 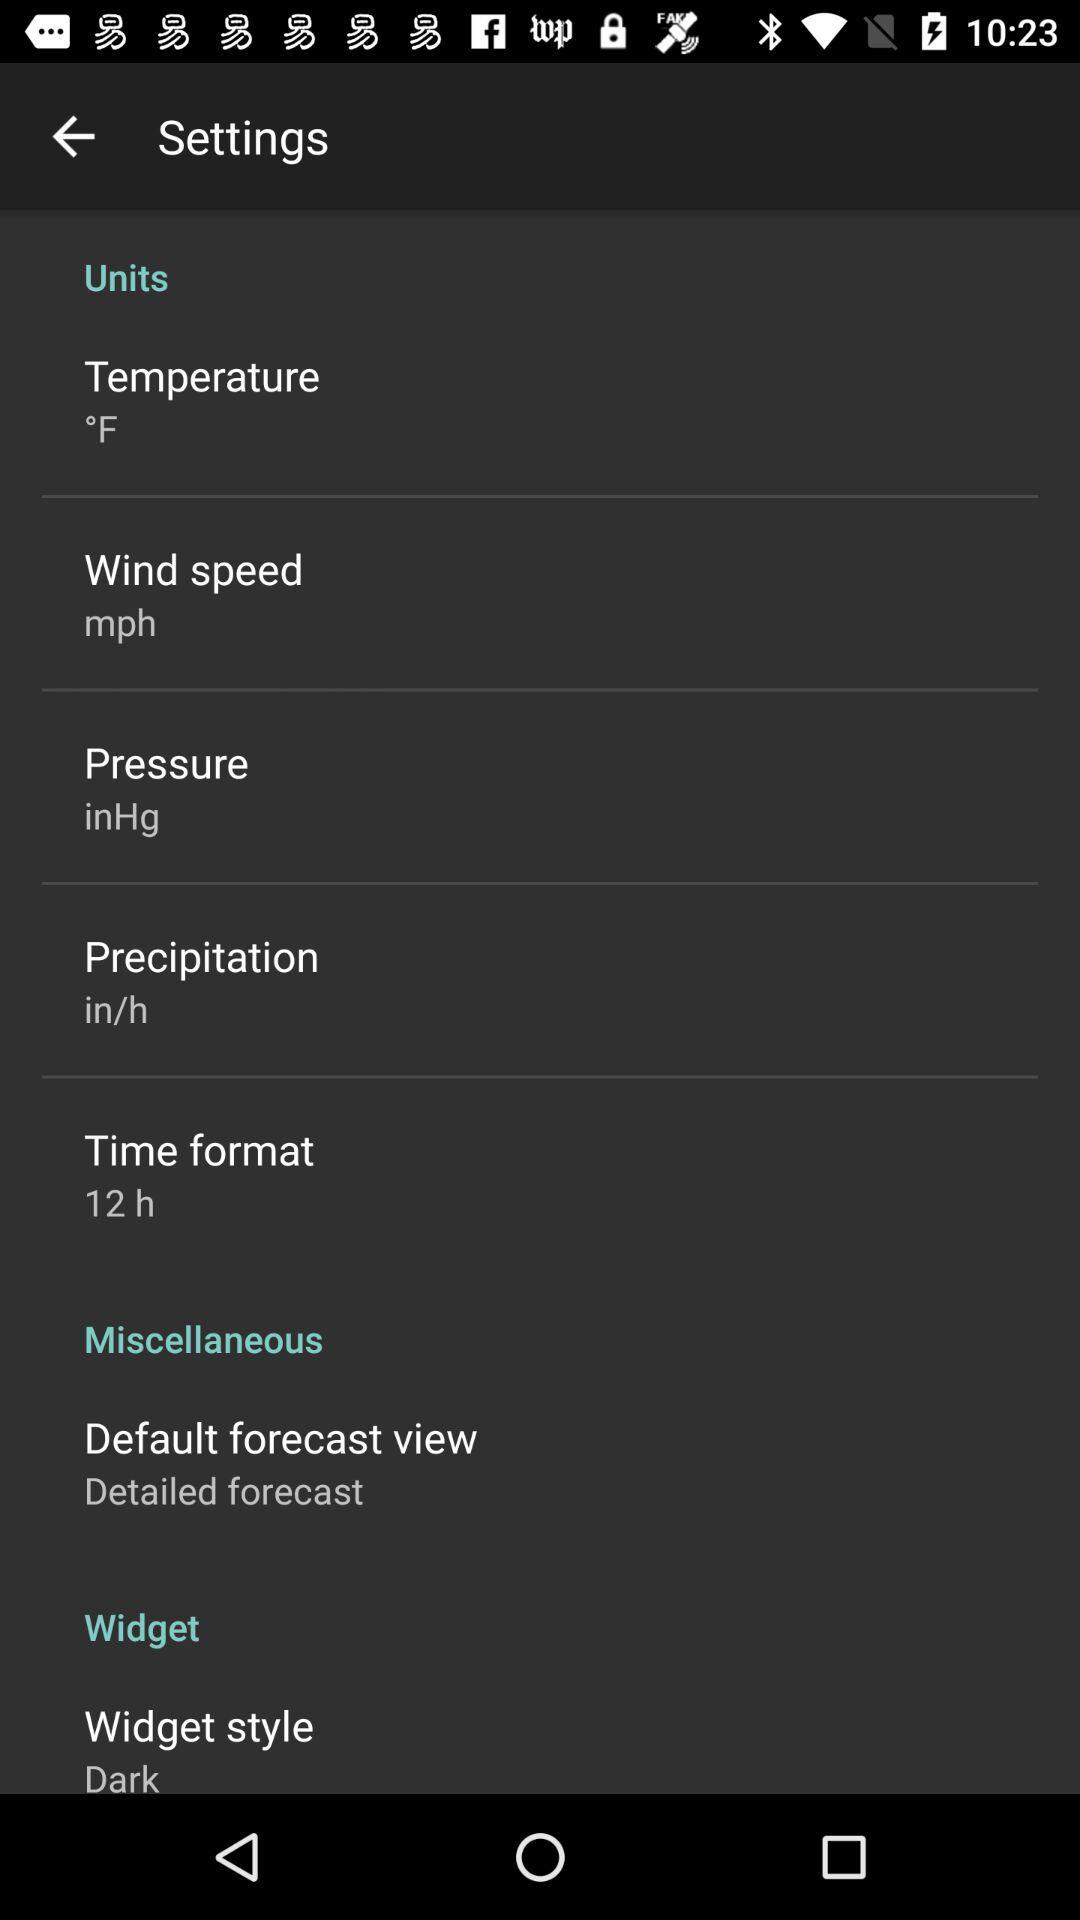 I want to click on time format, so click(x=199, y=1148).